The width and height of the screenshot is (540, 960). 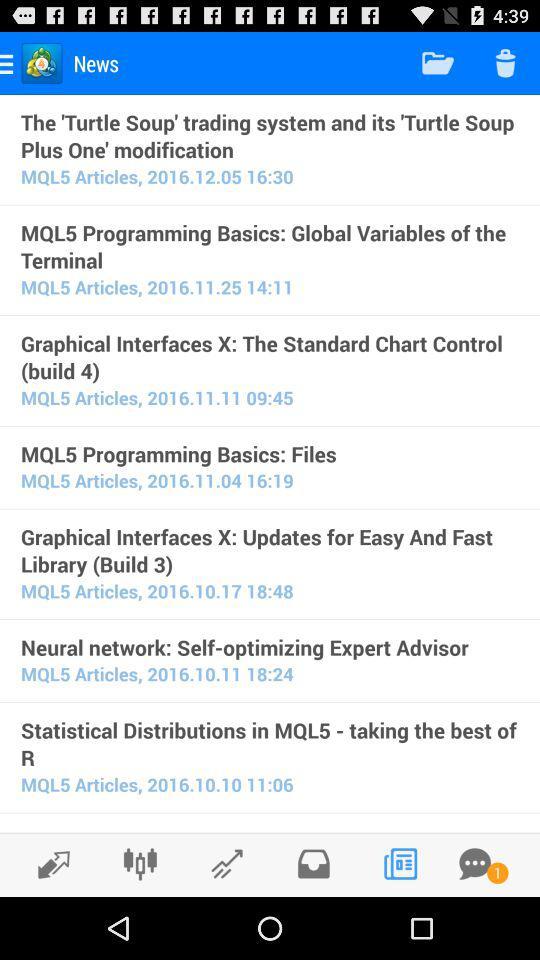 What do you see at coordinates (270, 743) in the screenshot?
I see `the statistical distributions in` at bounding box center [270, 743].